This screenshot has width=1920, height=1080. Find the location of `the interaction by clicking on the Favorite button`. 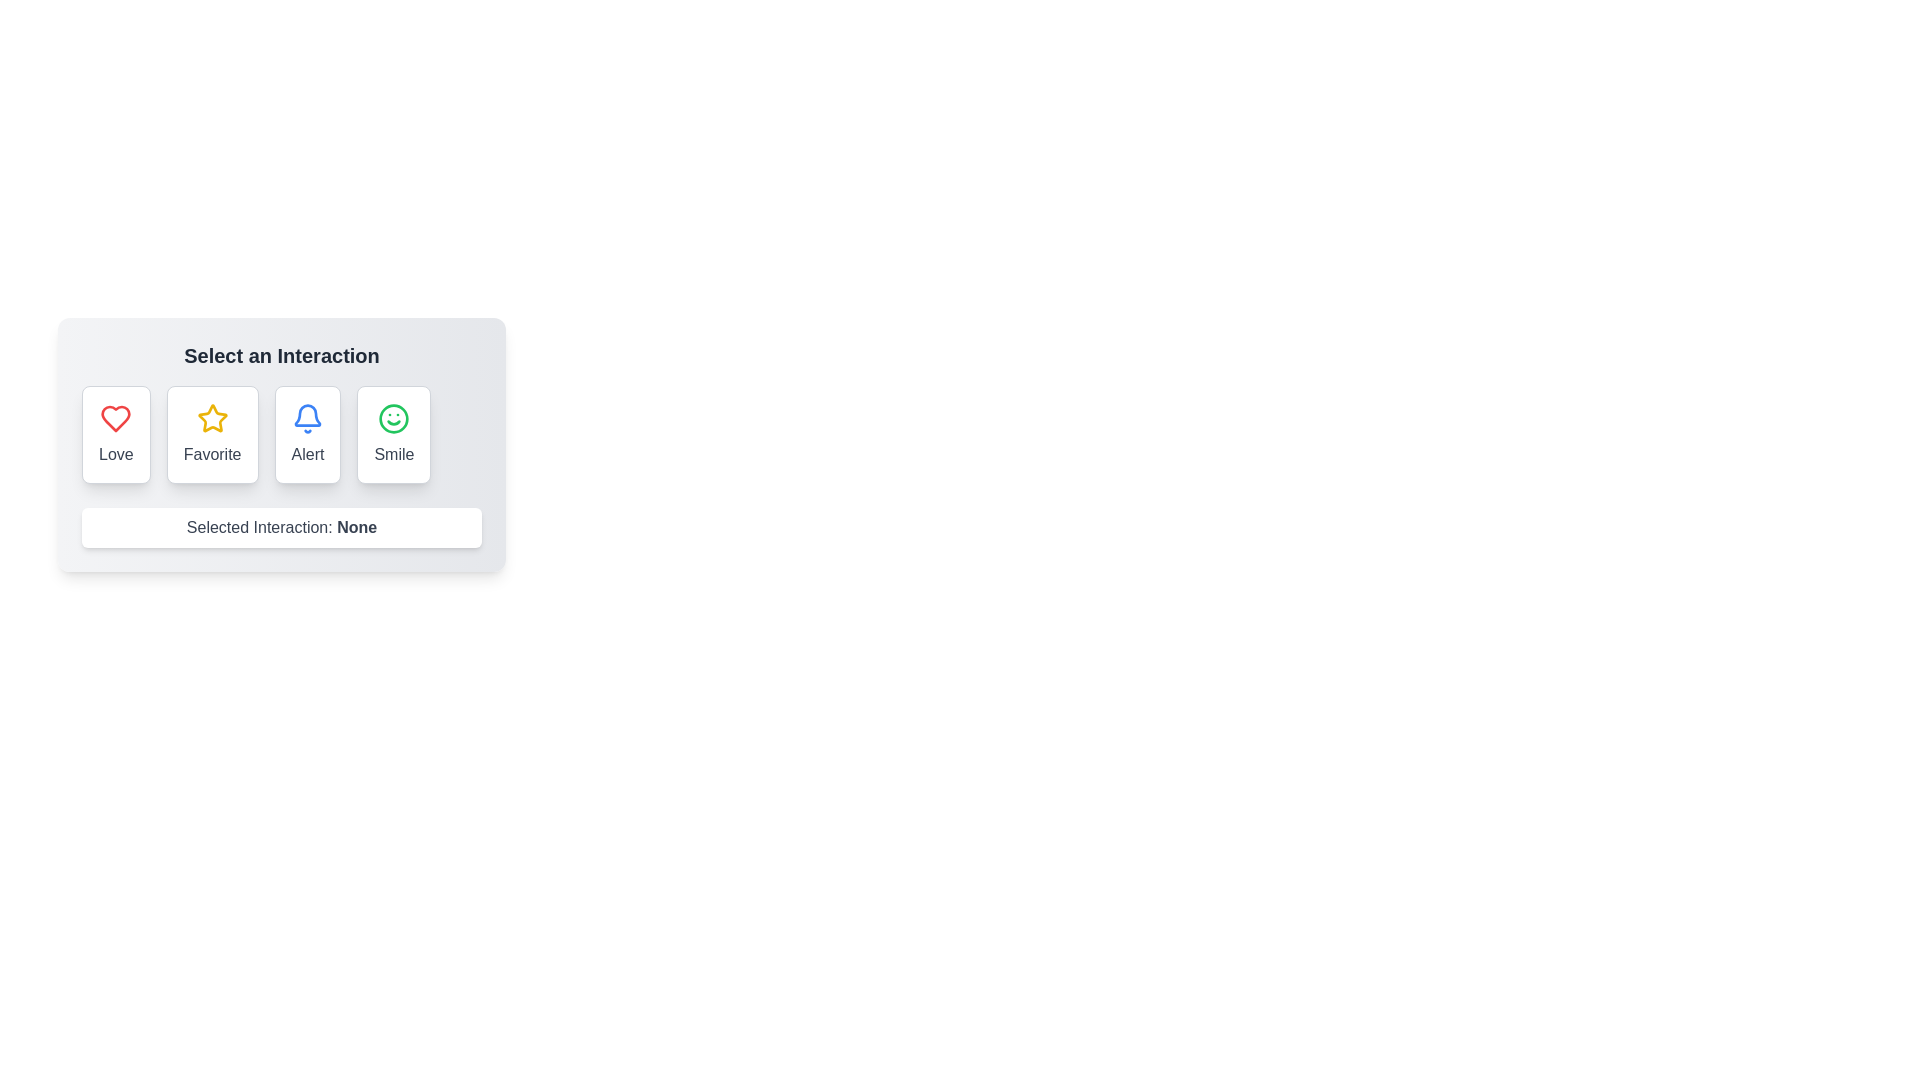

the interaction by clicking on the Favorite button is located at coordinates (211, 434).